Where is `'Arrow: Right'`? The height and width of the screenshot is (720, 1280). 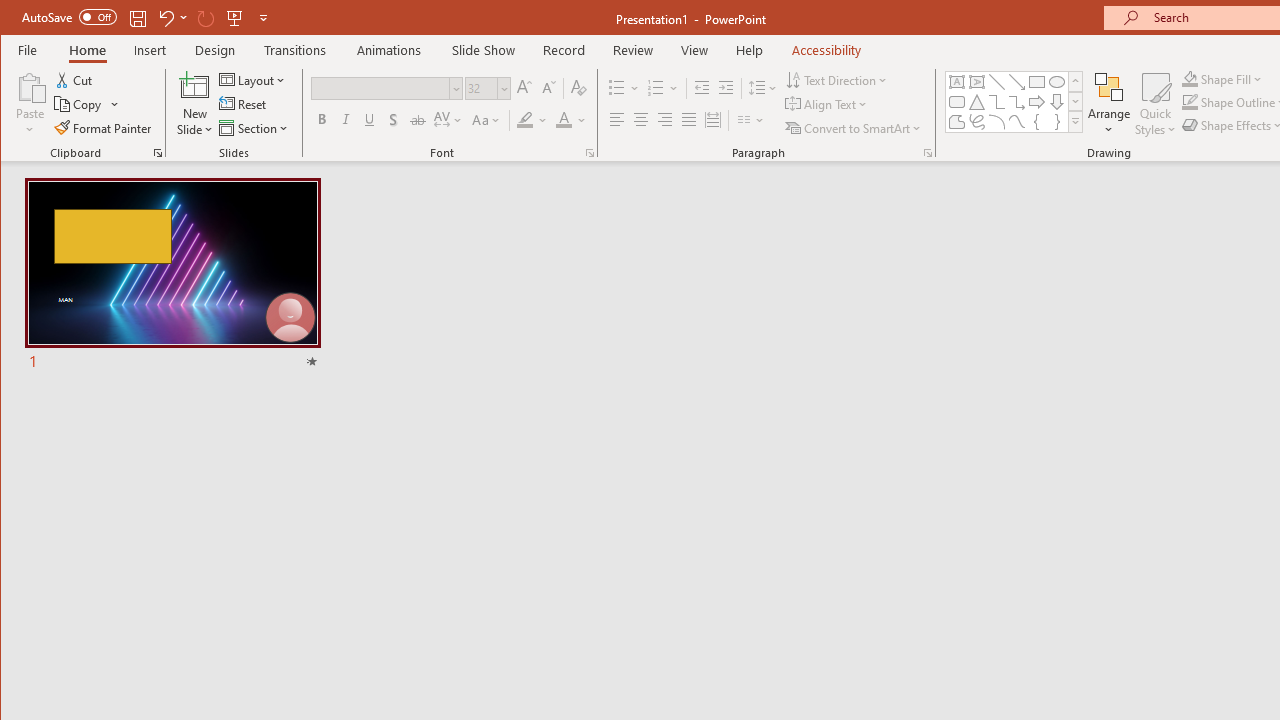 'Arrow: Right' is located at coordinates (1036, 102).